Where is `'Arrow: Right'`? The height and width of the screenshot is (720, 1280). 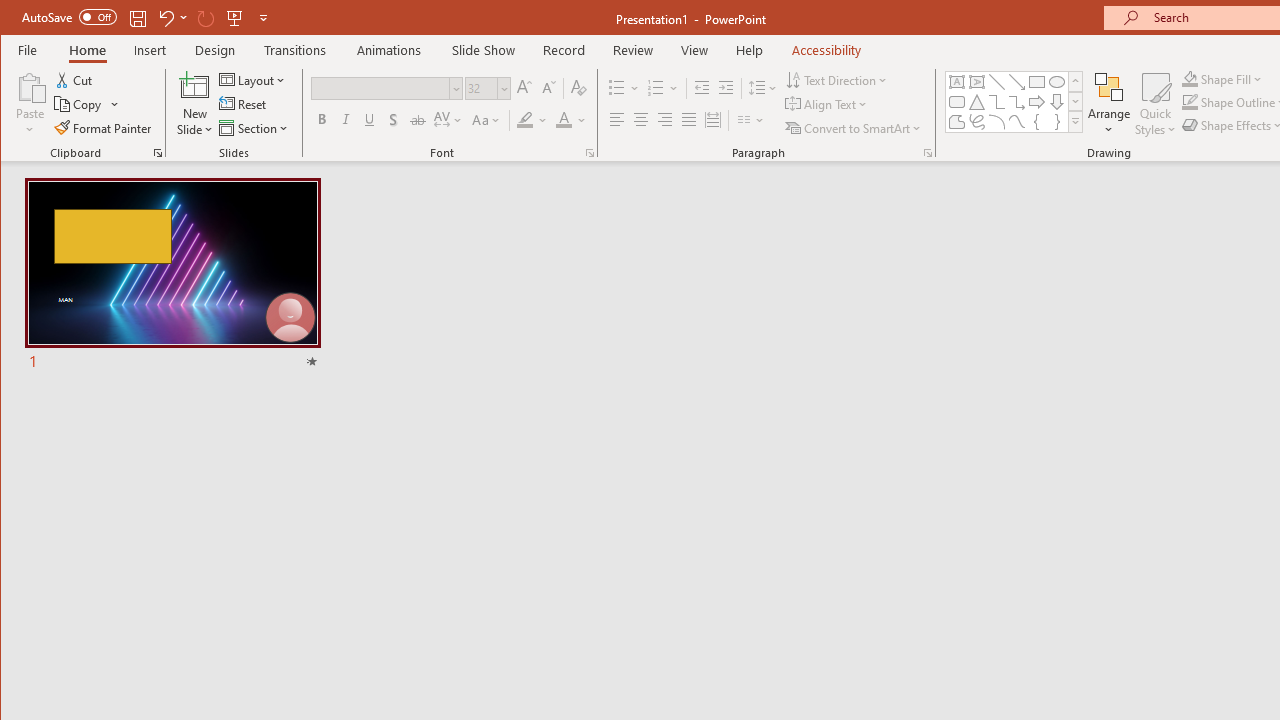 'Arrow: Right' is located at coordinates (1036, 102).